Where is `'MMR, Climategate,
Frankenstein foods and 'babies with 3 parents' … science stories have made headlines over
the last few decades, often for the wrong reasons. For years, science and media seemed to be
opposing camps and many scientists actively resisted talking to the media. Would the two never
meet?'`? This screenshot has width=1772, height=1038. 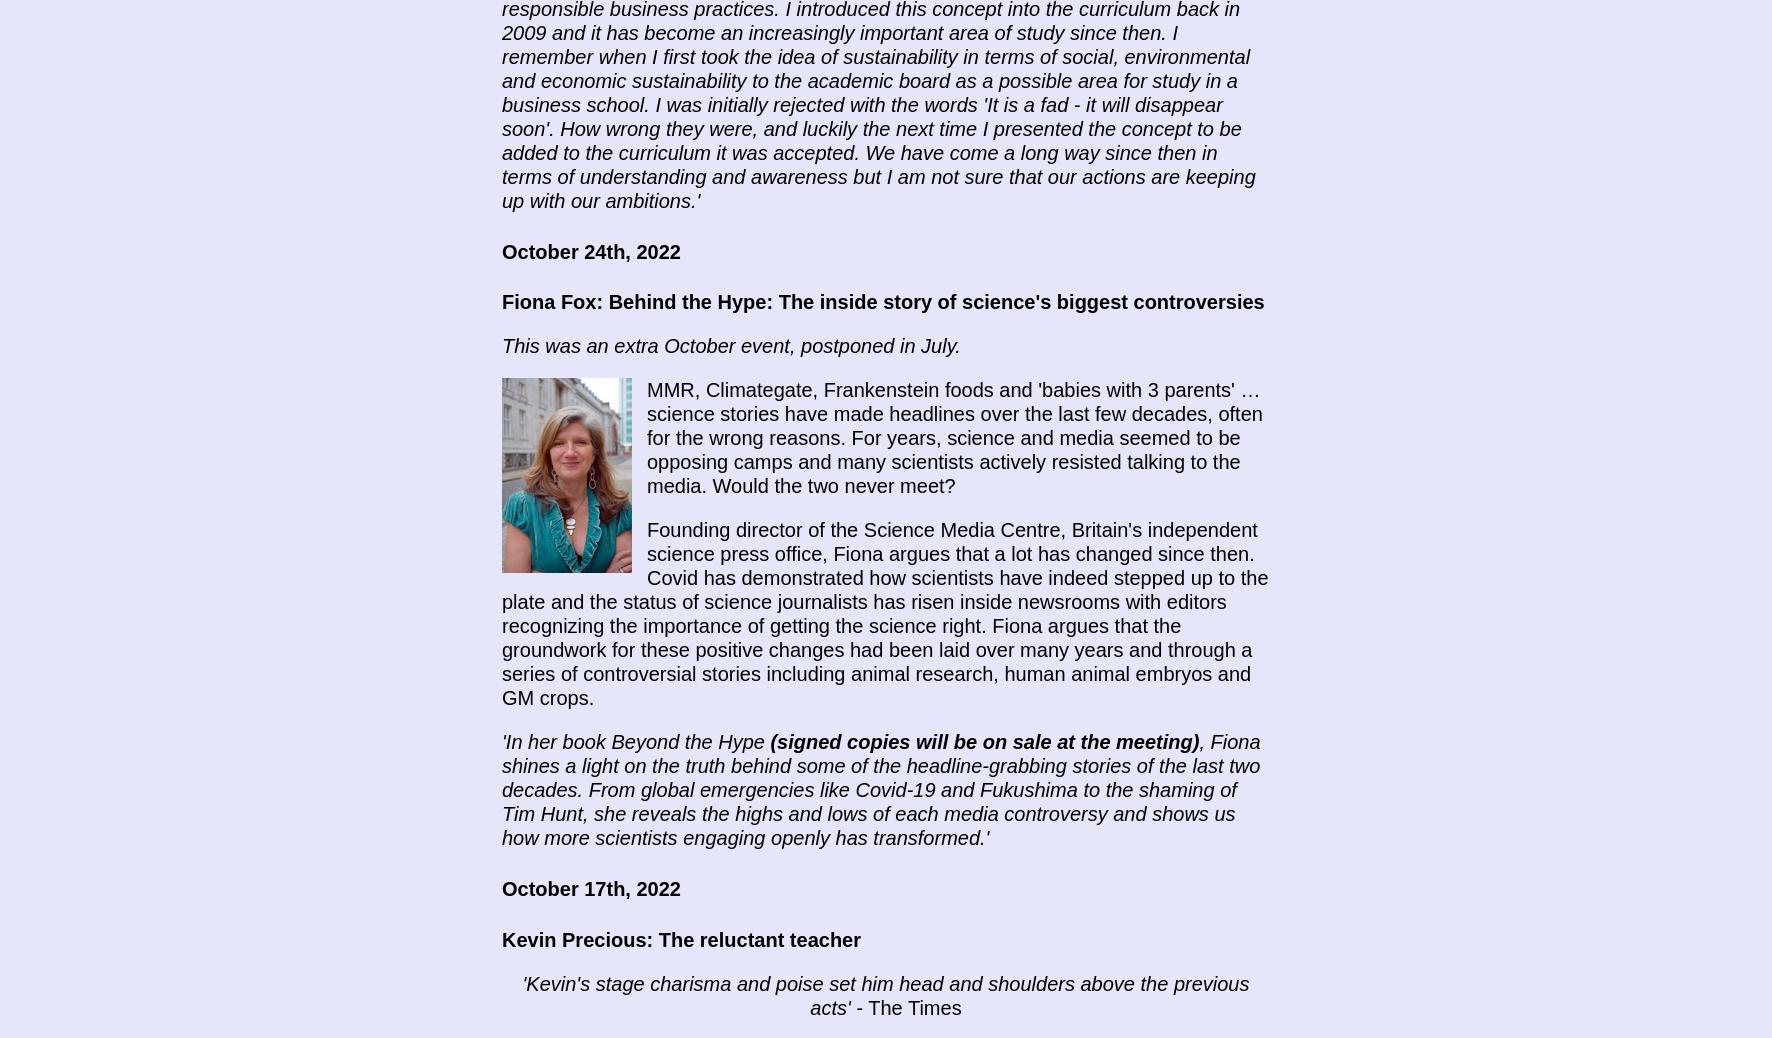
'MMR, Climategate,
Frankenstein foods and 'babies with 3 parents' … science stories have made headlines over
the last few decades, often for the wrong reasons. For years, science and media seemed to be
opposing camps and many scientists actively resisted talking to the media. Would the two never
meet?' is located at coordinates (646, 438).